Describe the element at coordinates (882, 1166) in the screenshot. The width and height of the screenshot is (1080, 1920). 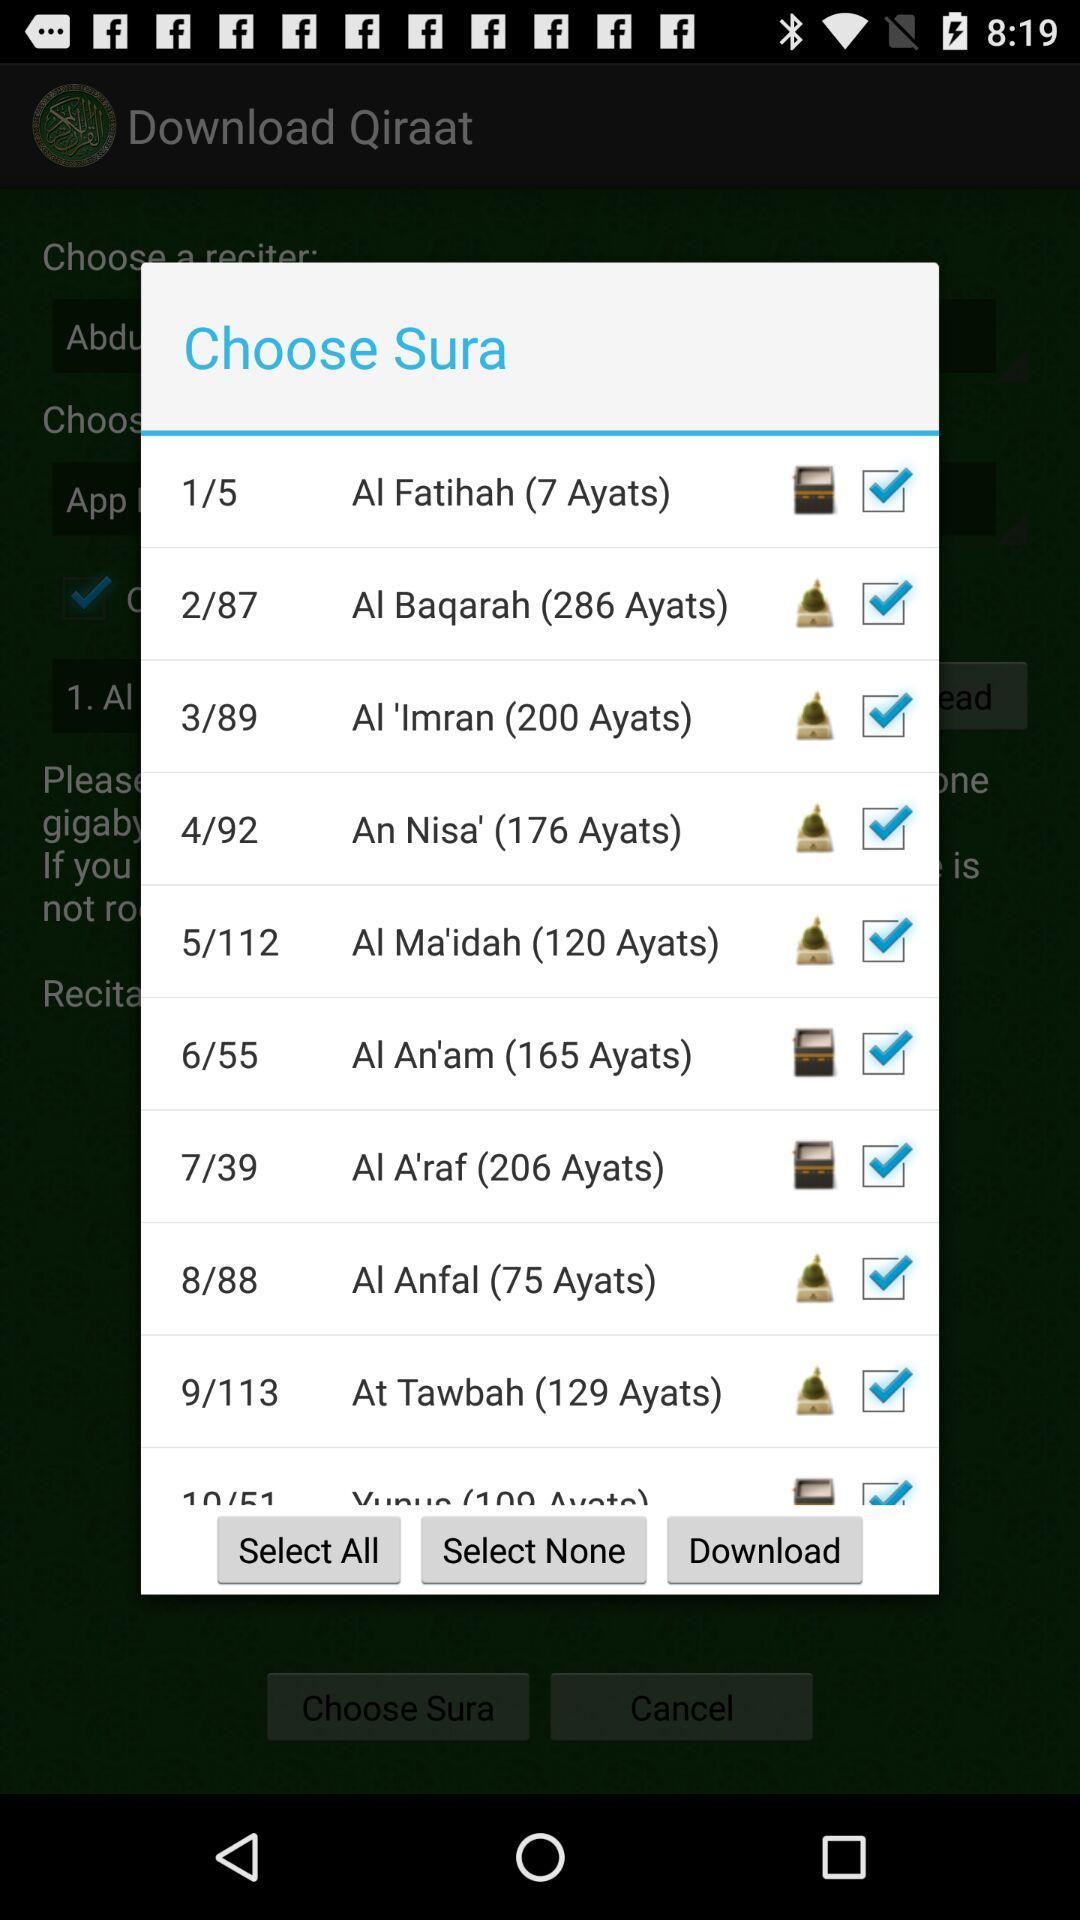
I see `for download` at that location.